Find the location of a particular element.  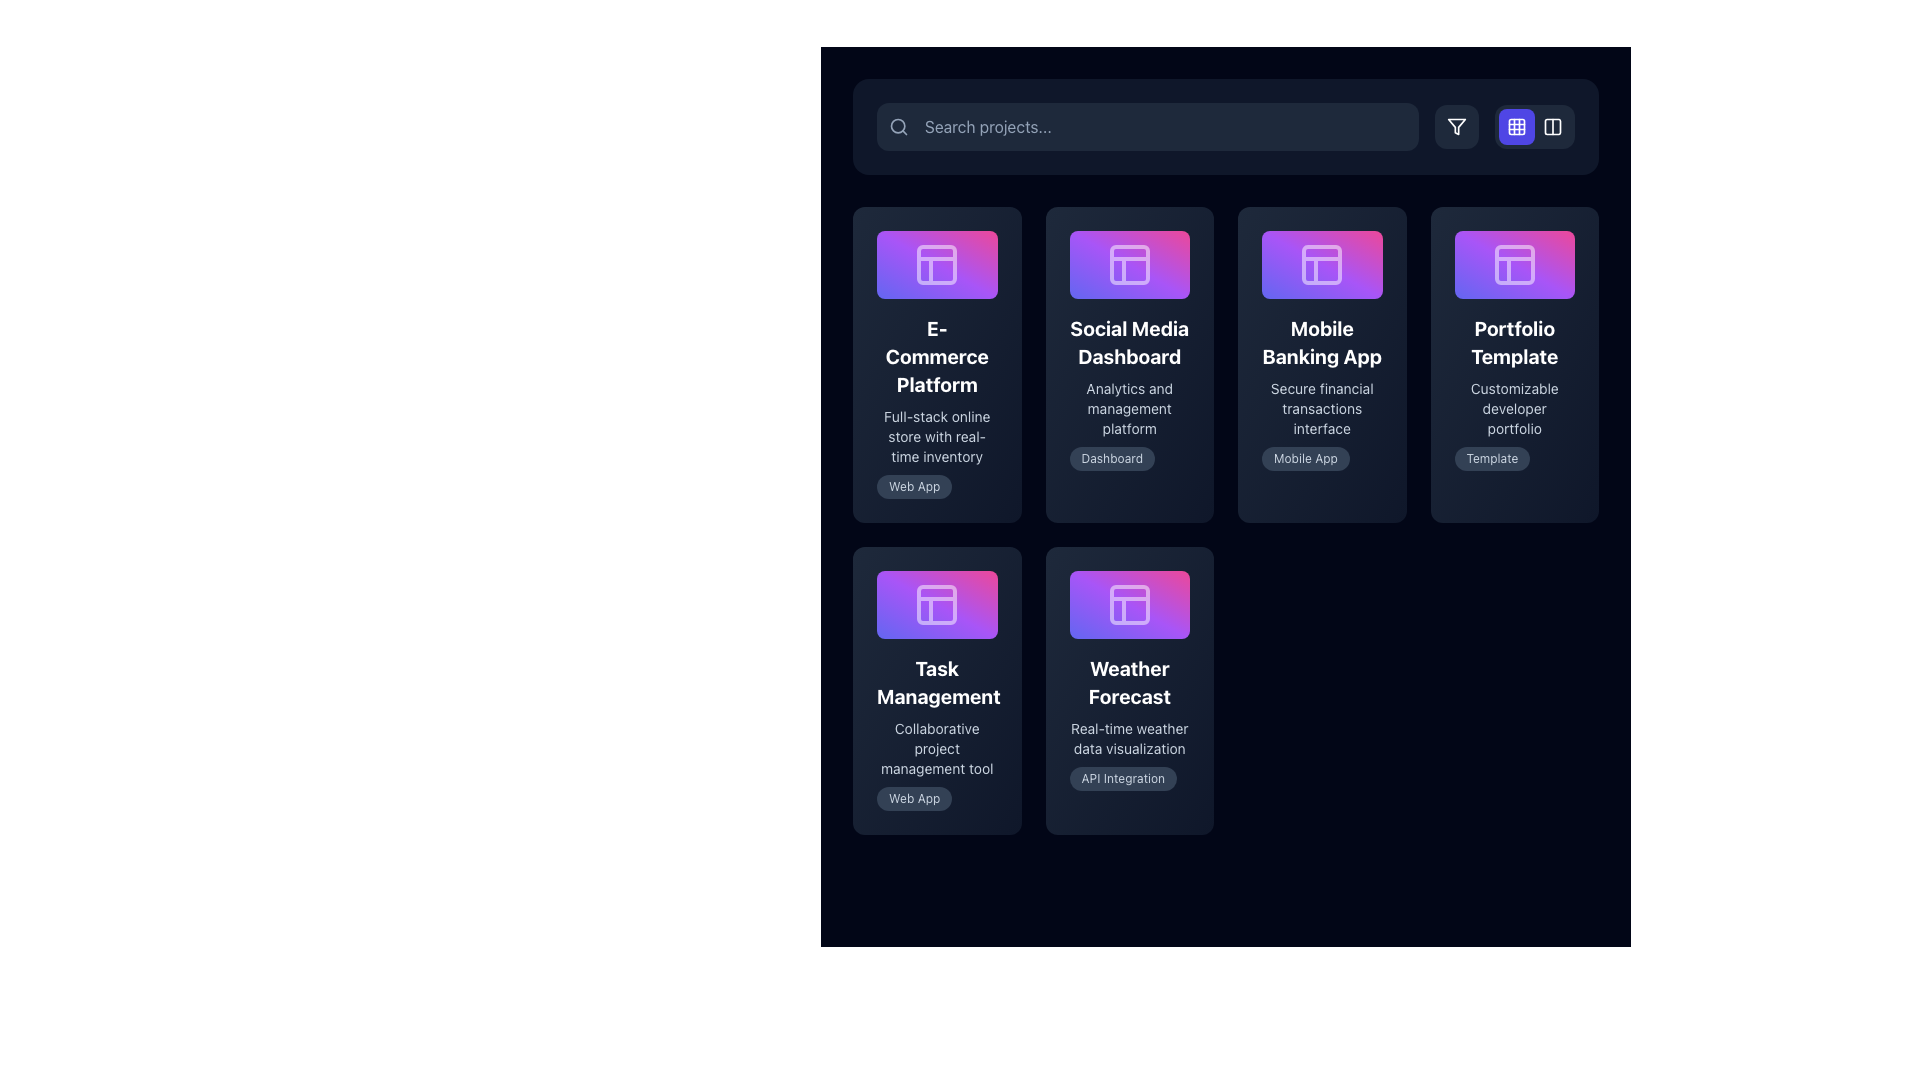

the descriptive text element that provides additional information about the 'Mobile Banking App', located below the title within the top-right card of the grid layout is located at coordinates (1322, 407).